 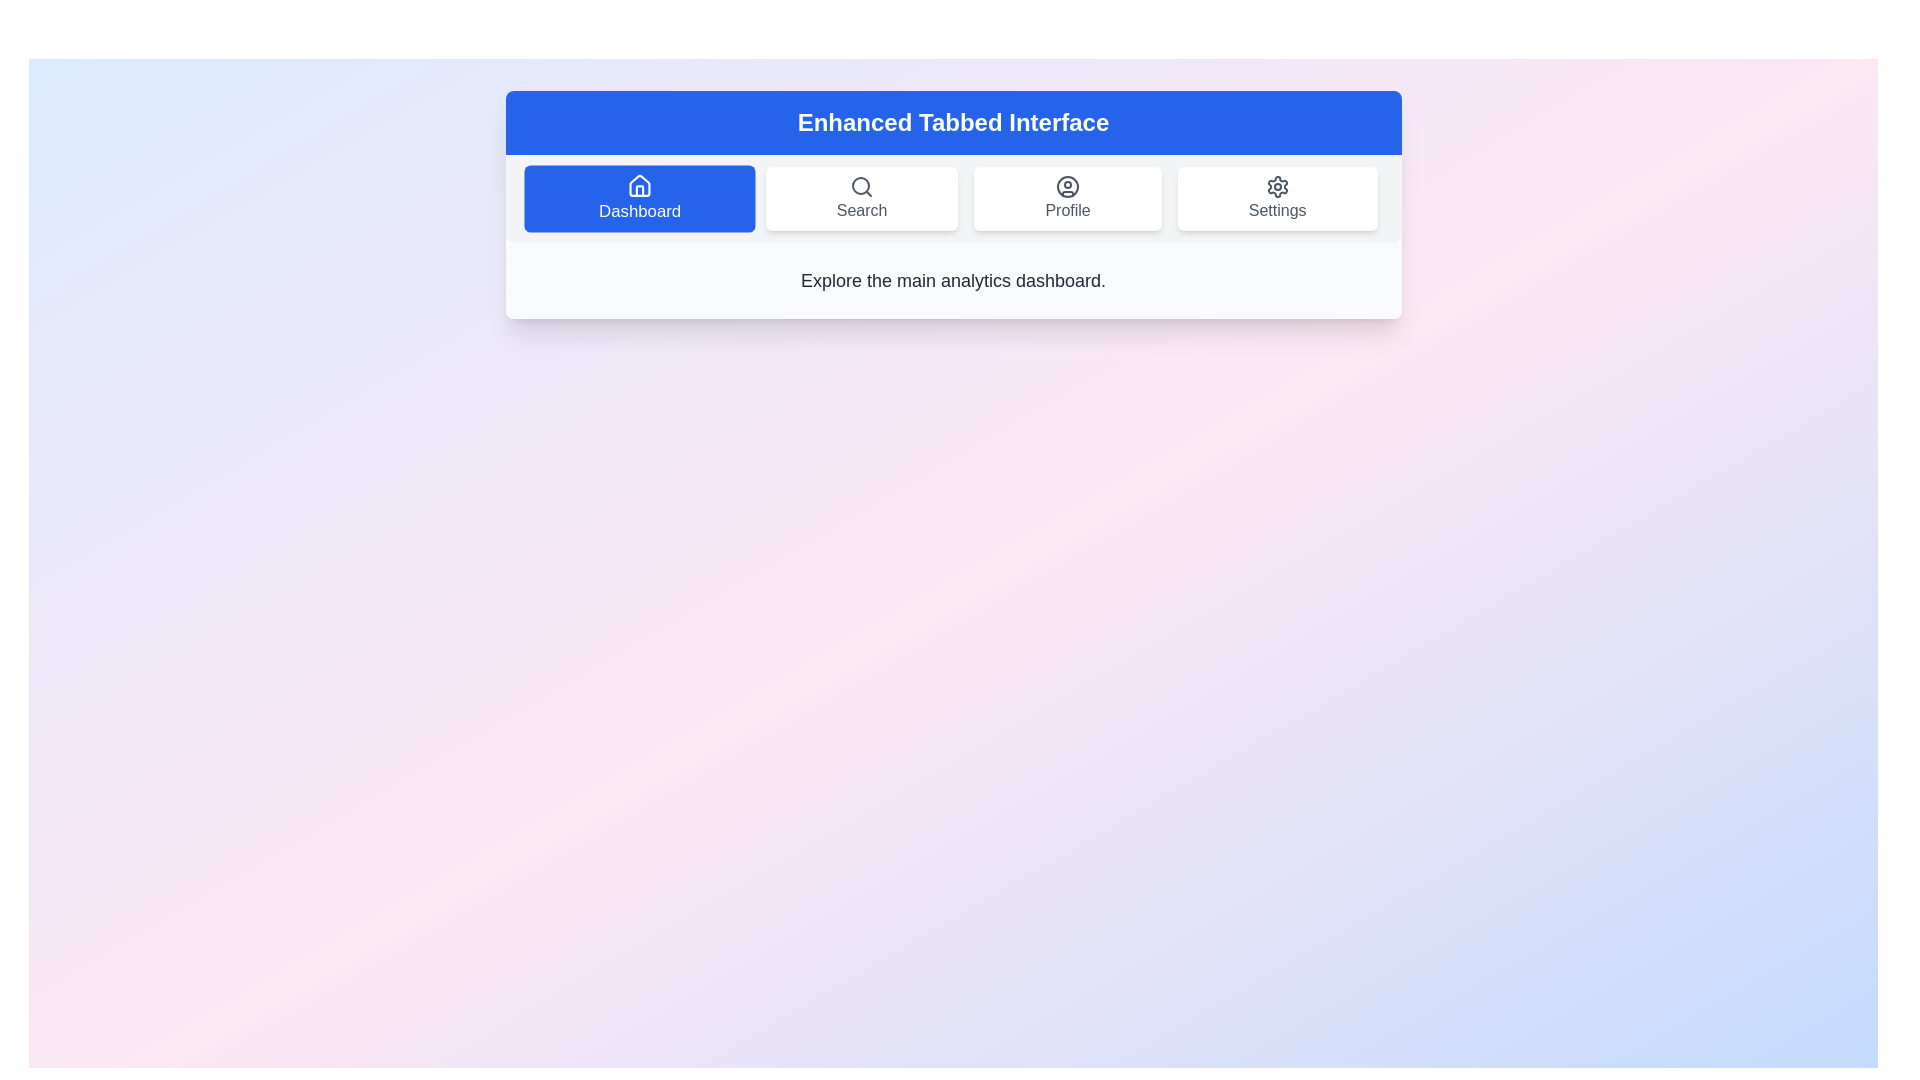 What do you see at coordinates (862, 211) in the screenshot?
I see `the 'Search' label text that is displayed below the magnifying glass icon in the navigation menu` at bounding box center [862, 211].